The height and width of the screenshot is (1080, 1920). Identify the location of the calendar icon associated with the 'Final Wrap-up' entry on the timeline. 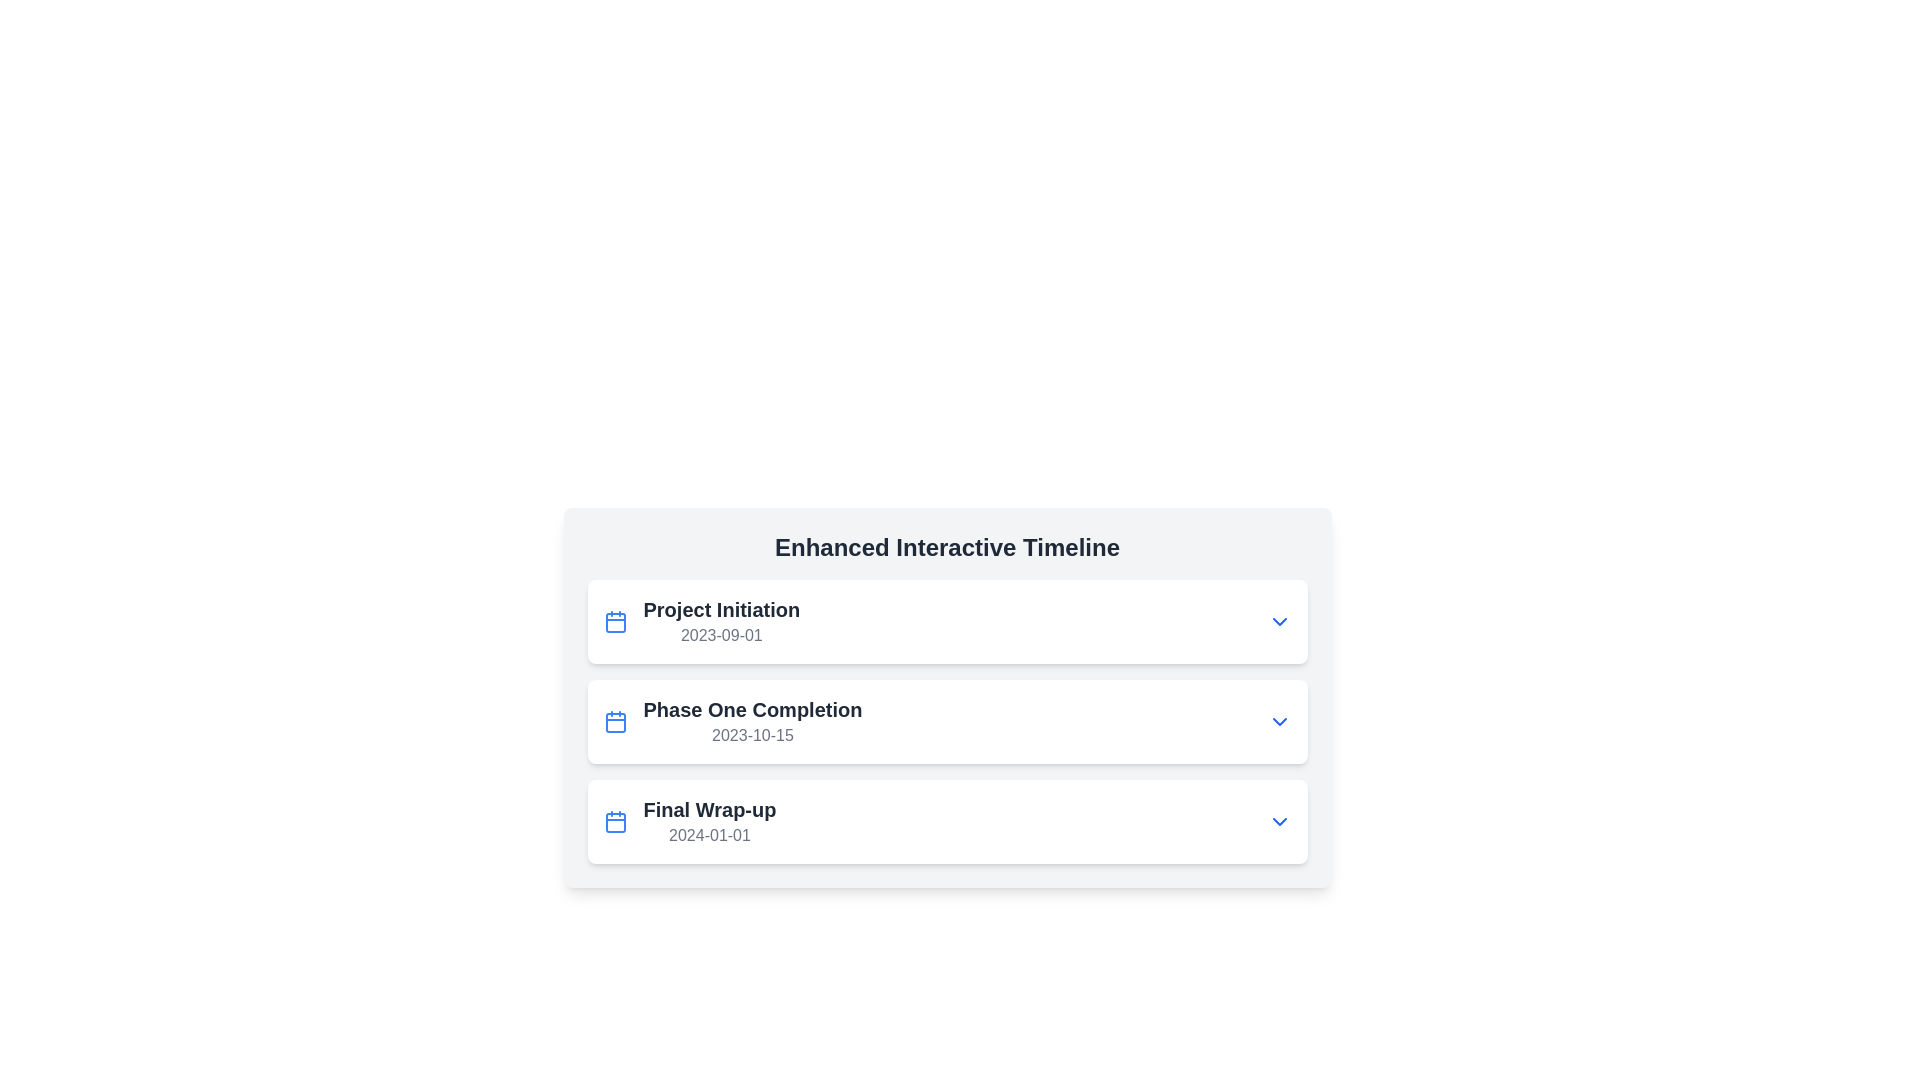
(614, 822).